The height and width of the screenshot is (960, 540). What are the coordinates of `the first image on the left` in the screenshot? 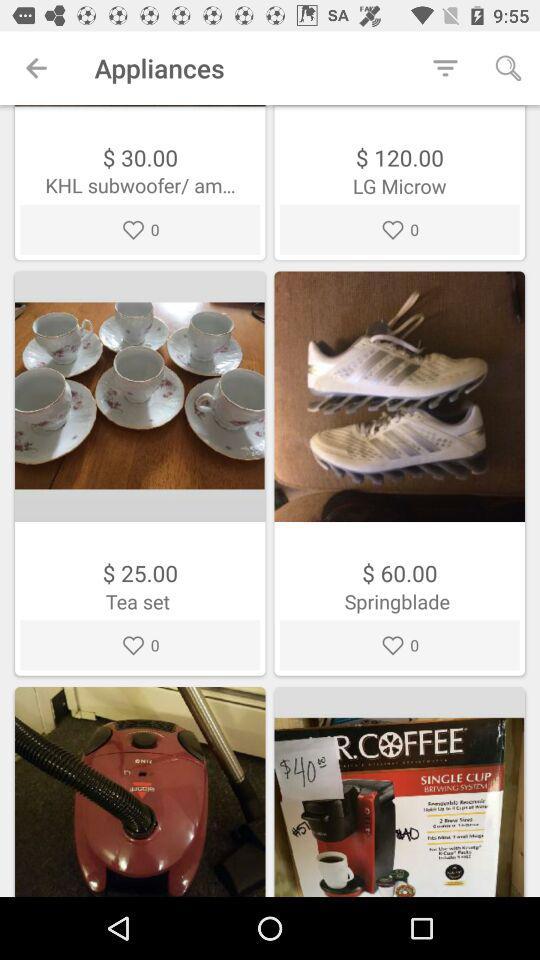 It's located at (139, 395).